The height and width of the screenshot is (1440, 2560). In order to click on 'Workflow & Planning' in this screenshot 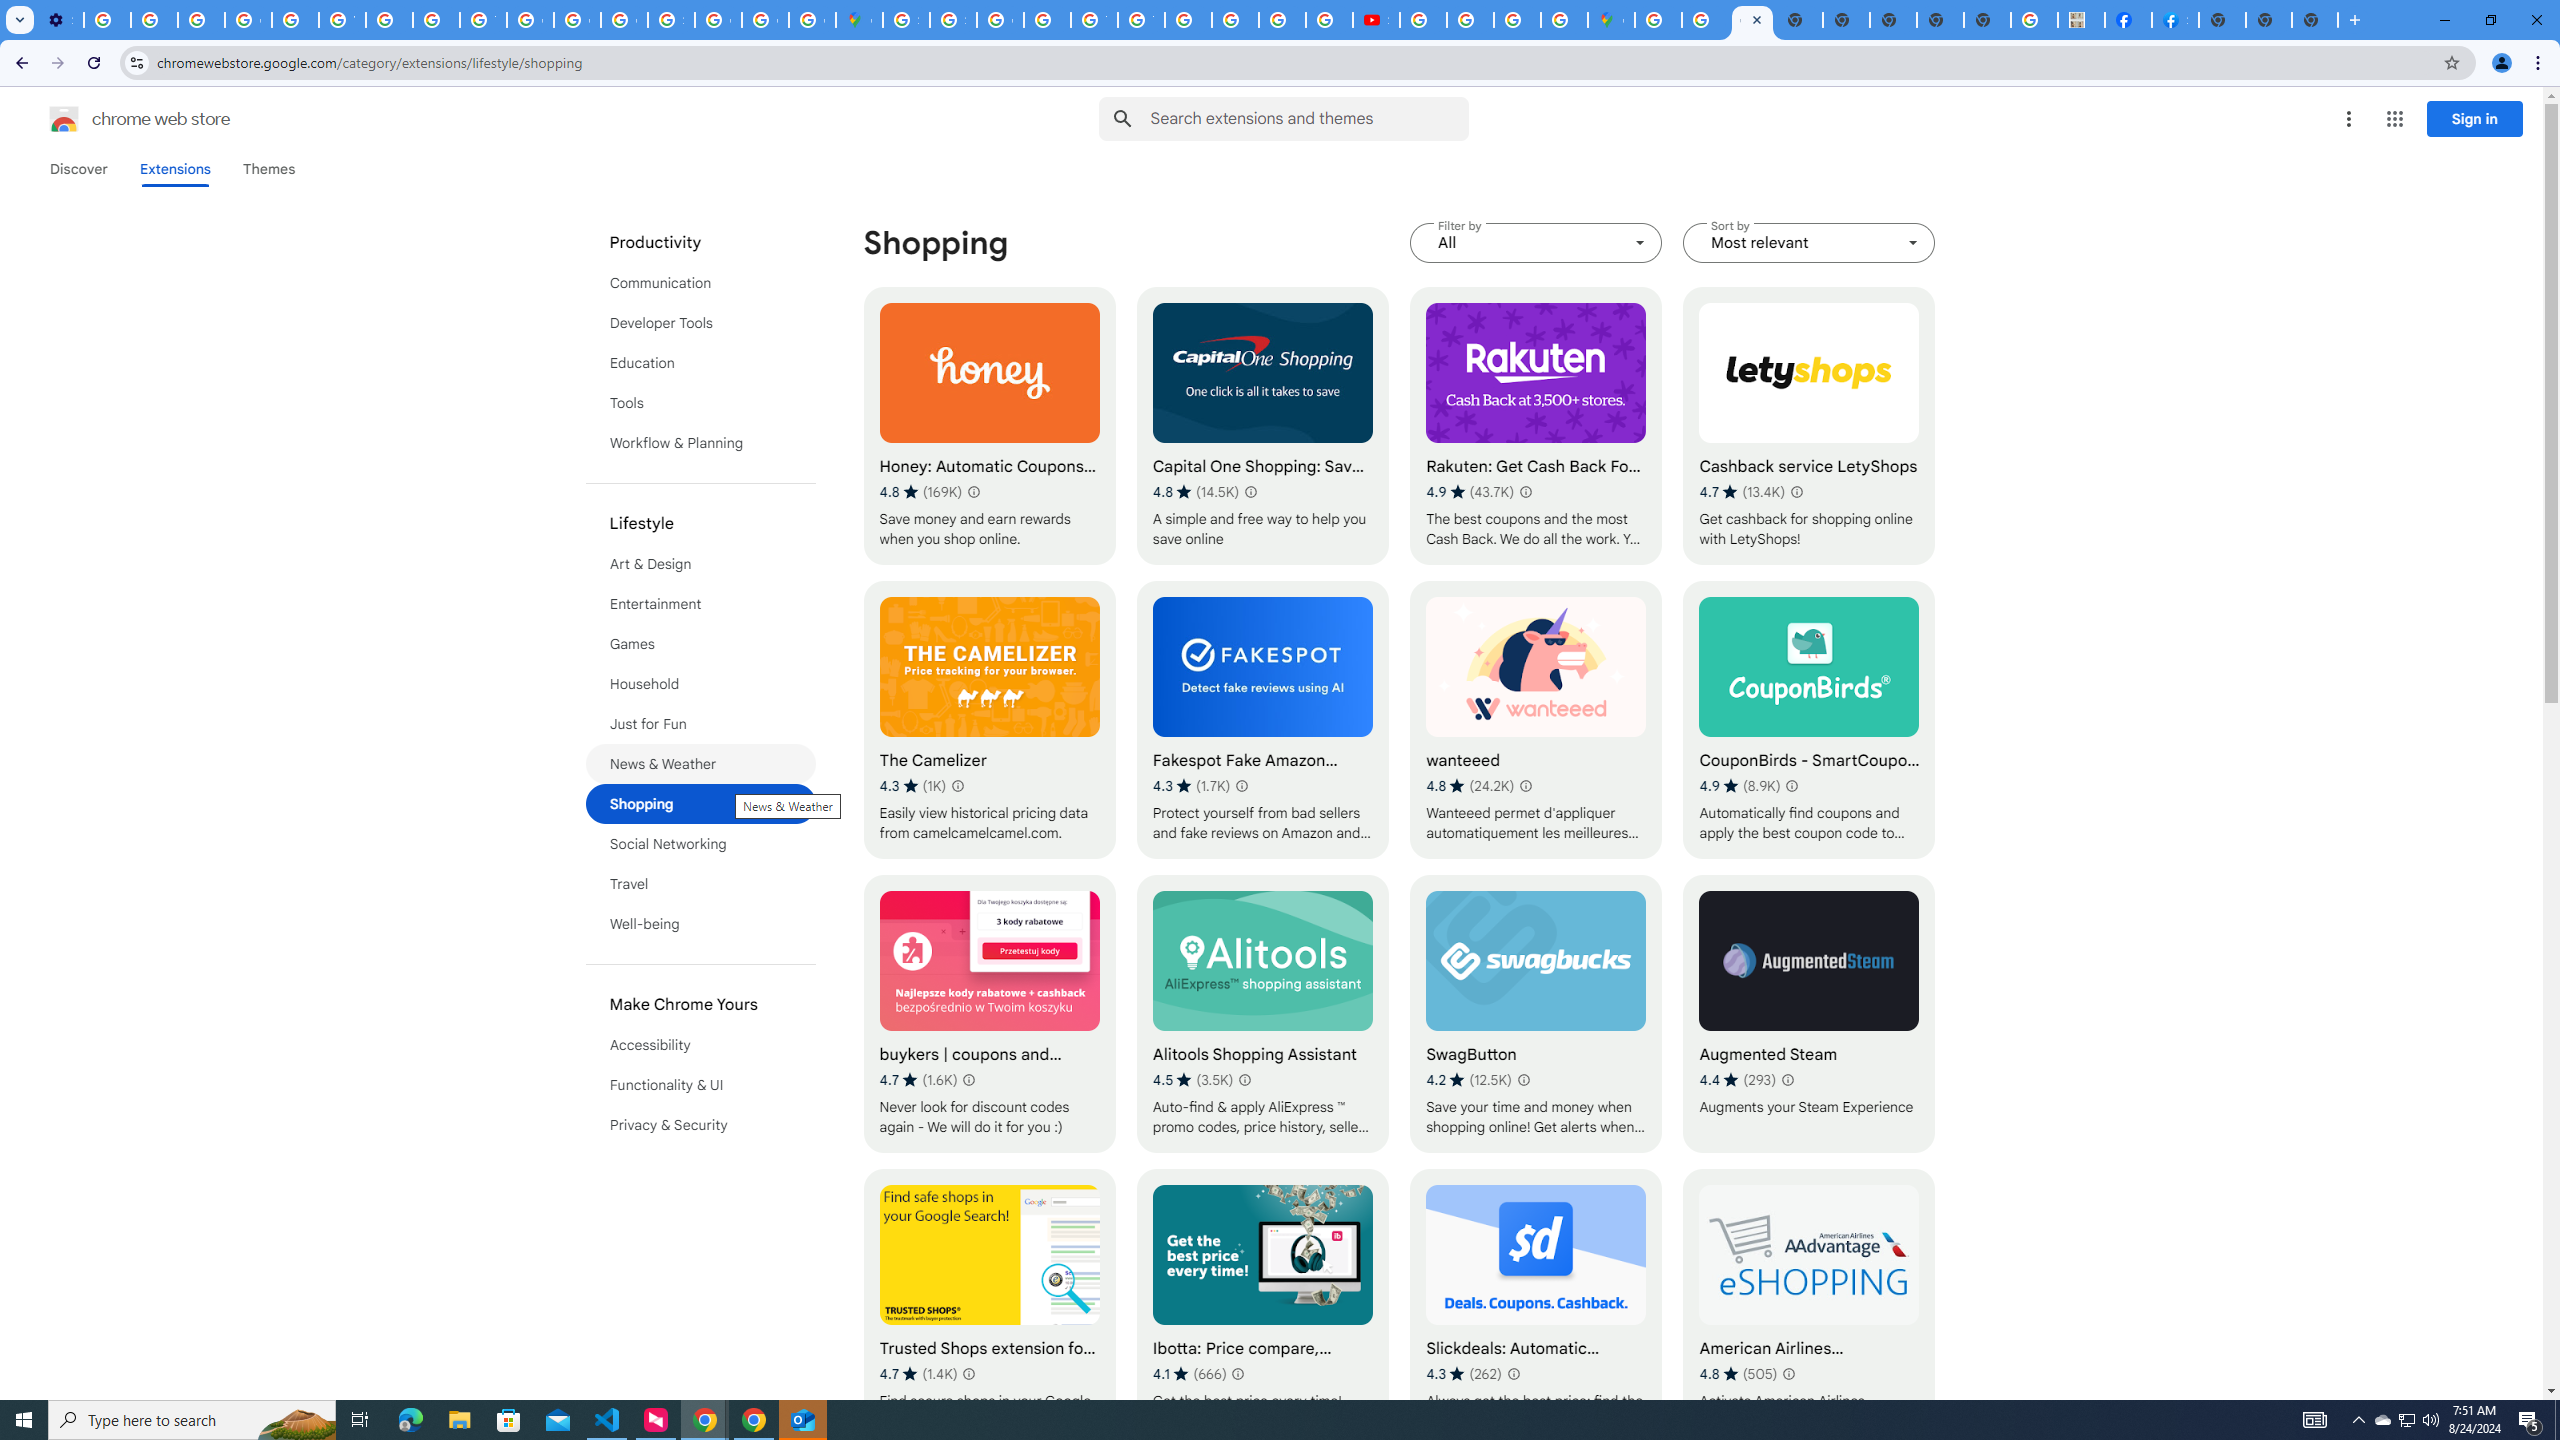, I will do `click(701, 443)`.